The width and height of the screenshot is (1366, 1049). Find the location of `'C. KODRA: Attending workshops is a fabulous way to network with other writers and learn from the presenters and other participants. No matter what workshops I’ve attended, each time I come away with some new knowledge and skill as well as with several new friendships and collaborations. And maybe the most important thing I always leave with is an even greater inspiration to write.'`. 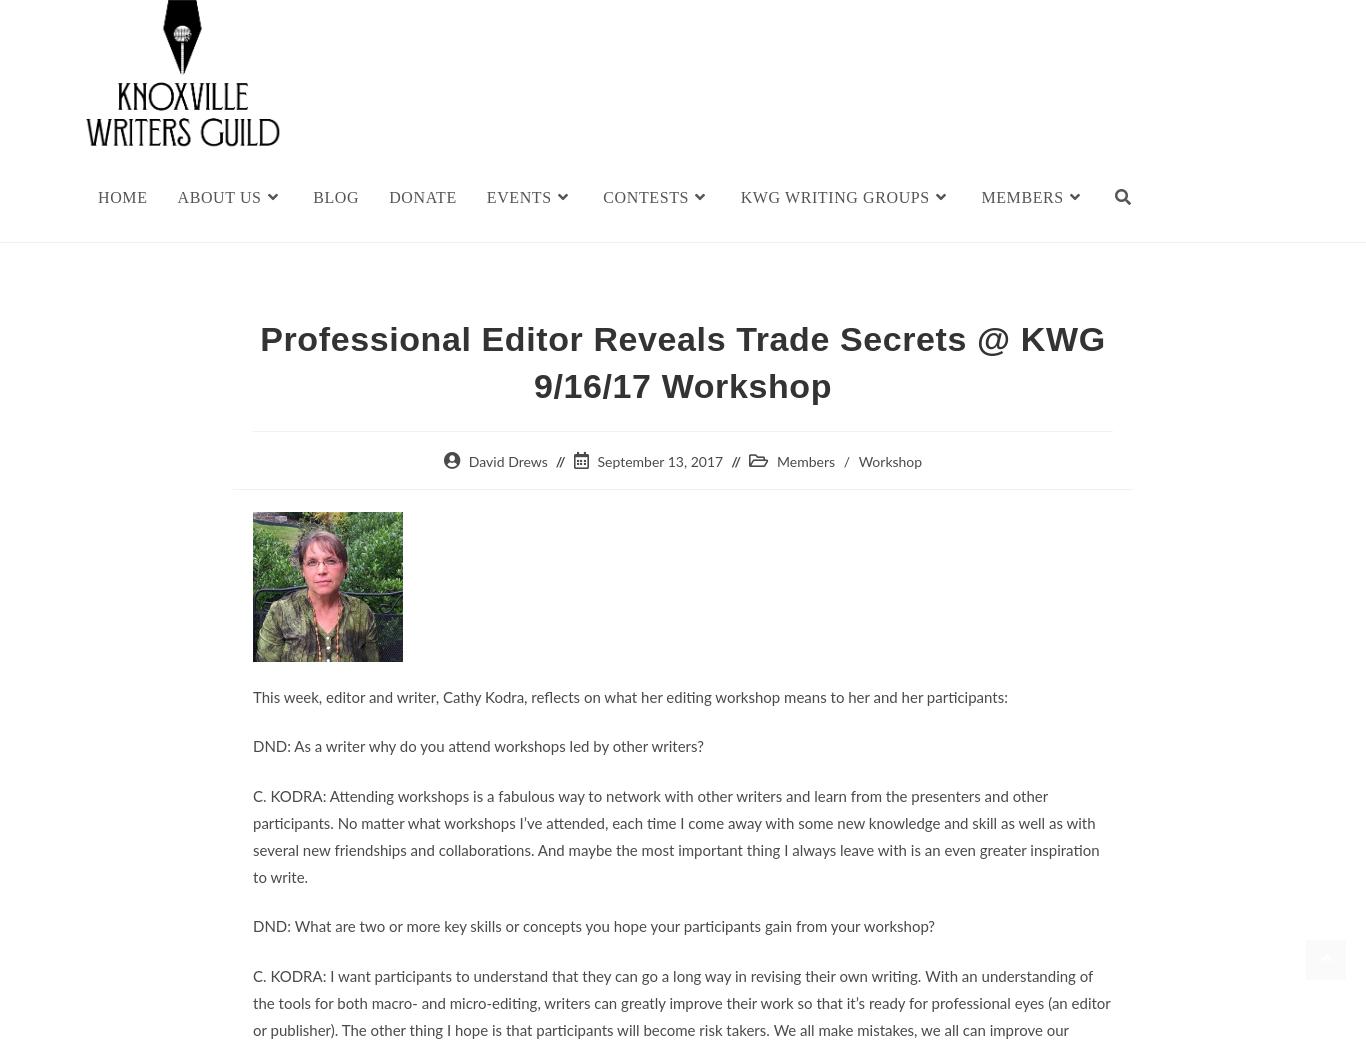

'C. KODRA: Attending workshops is a fabulous way to network with other writers and learn from the presenters and other participants. No matter what workshops I’ve attended, each time I come away with some new knowledge and skill as well as with several new friendships and collaborations. And maybe the most important thing I always leave with is an even greater inspiration to write.' is located at coordinates (252, 835).